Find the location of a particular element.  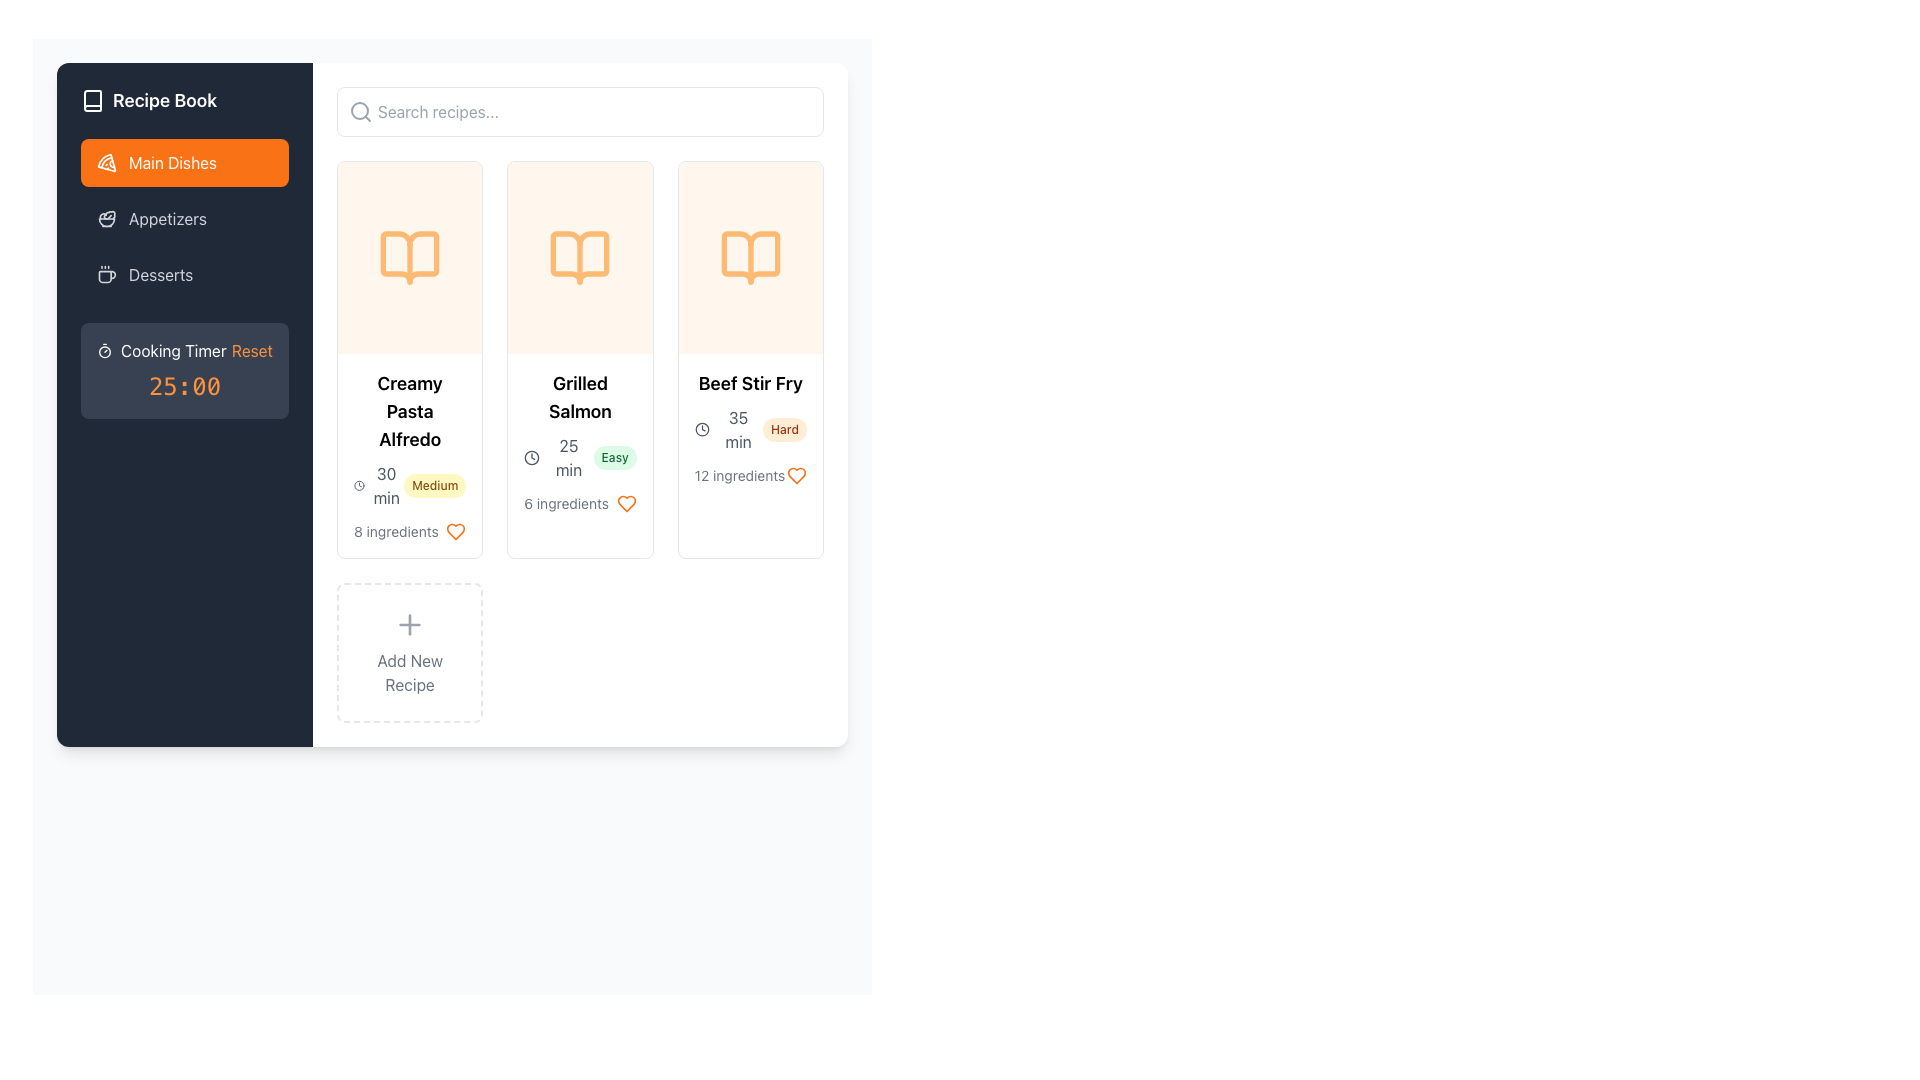

the circular 'Add New Recipe' icon button containing a plus symbol is located at coordinates (409, 623).